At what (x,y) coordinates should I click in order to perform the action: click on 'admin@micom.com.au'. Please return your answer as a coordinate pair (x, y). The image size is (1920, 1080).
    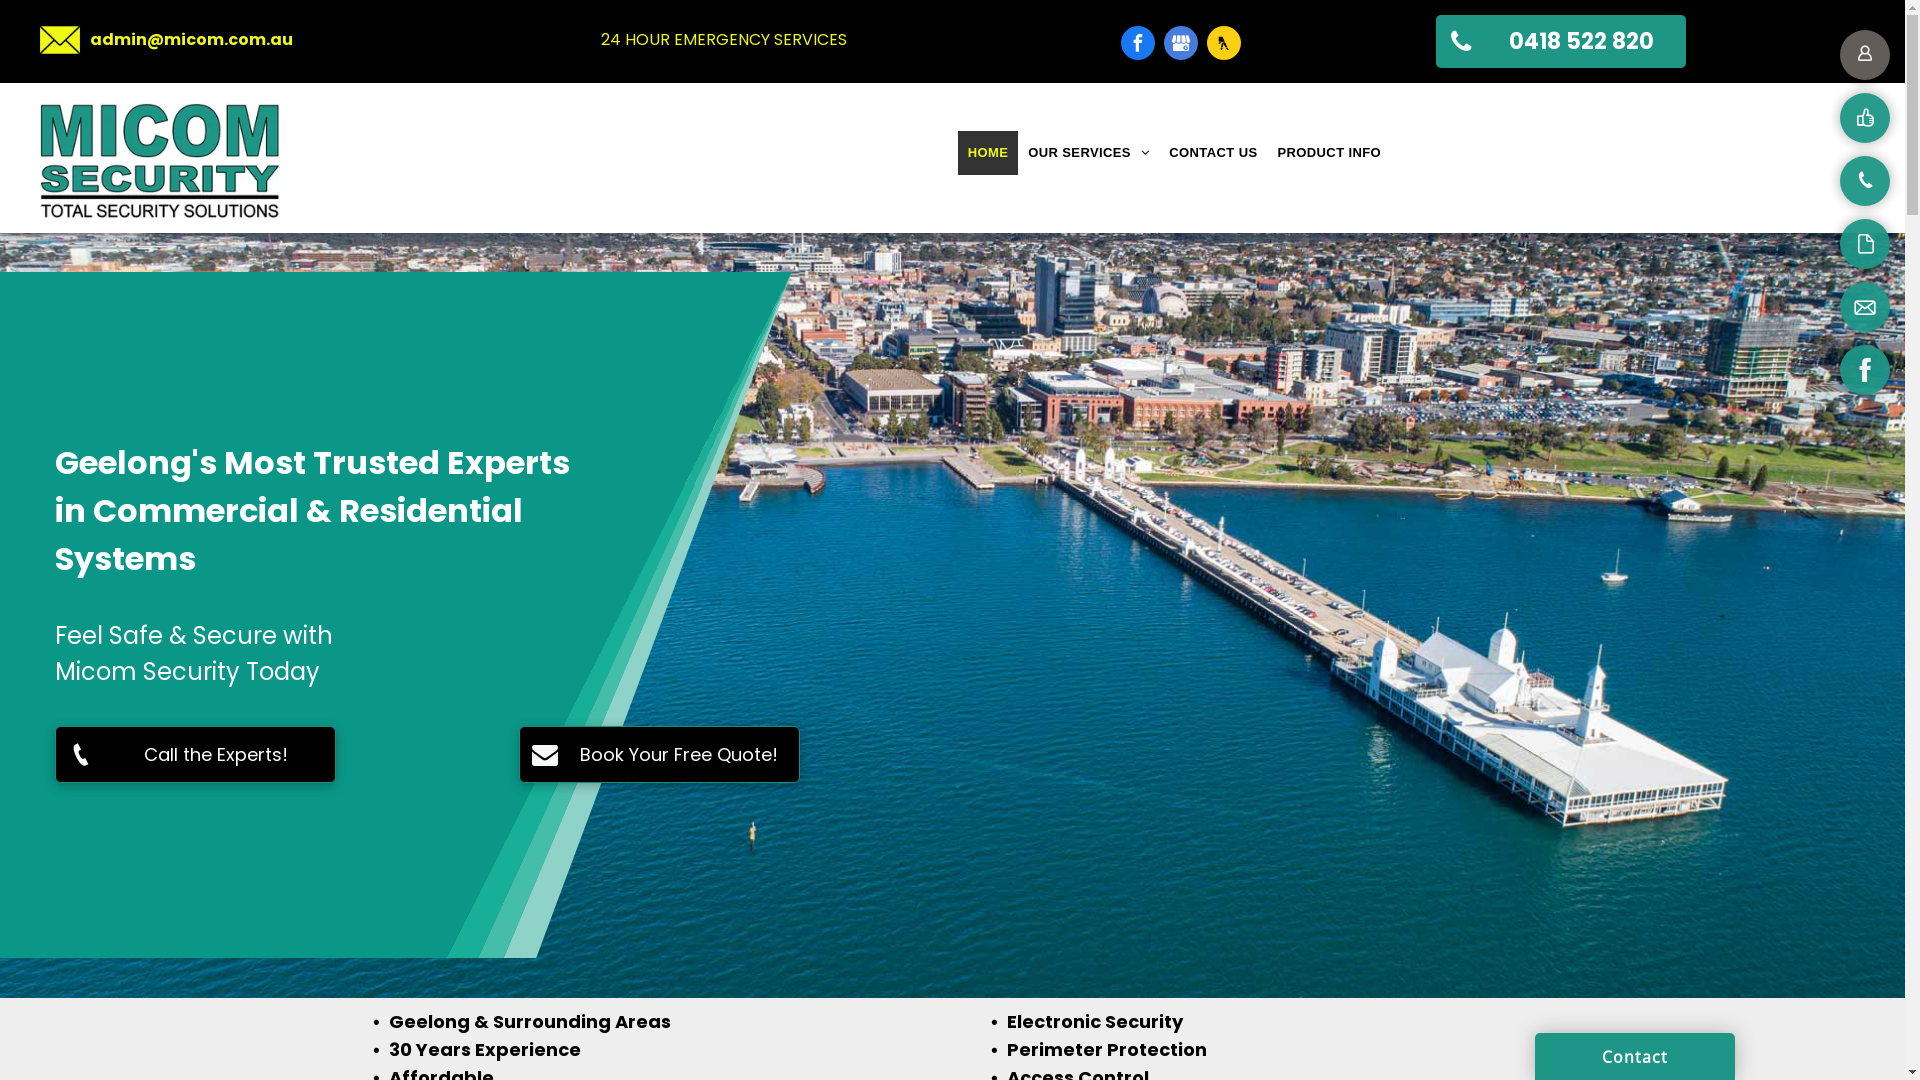
    Looking at the image, I should click on (191, 39).